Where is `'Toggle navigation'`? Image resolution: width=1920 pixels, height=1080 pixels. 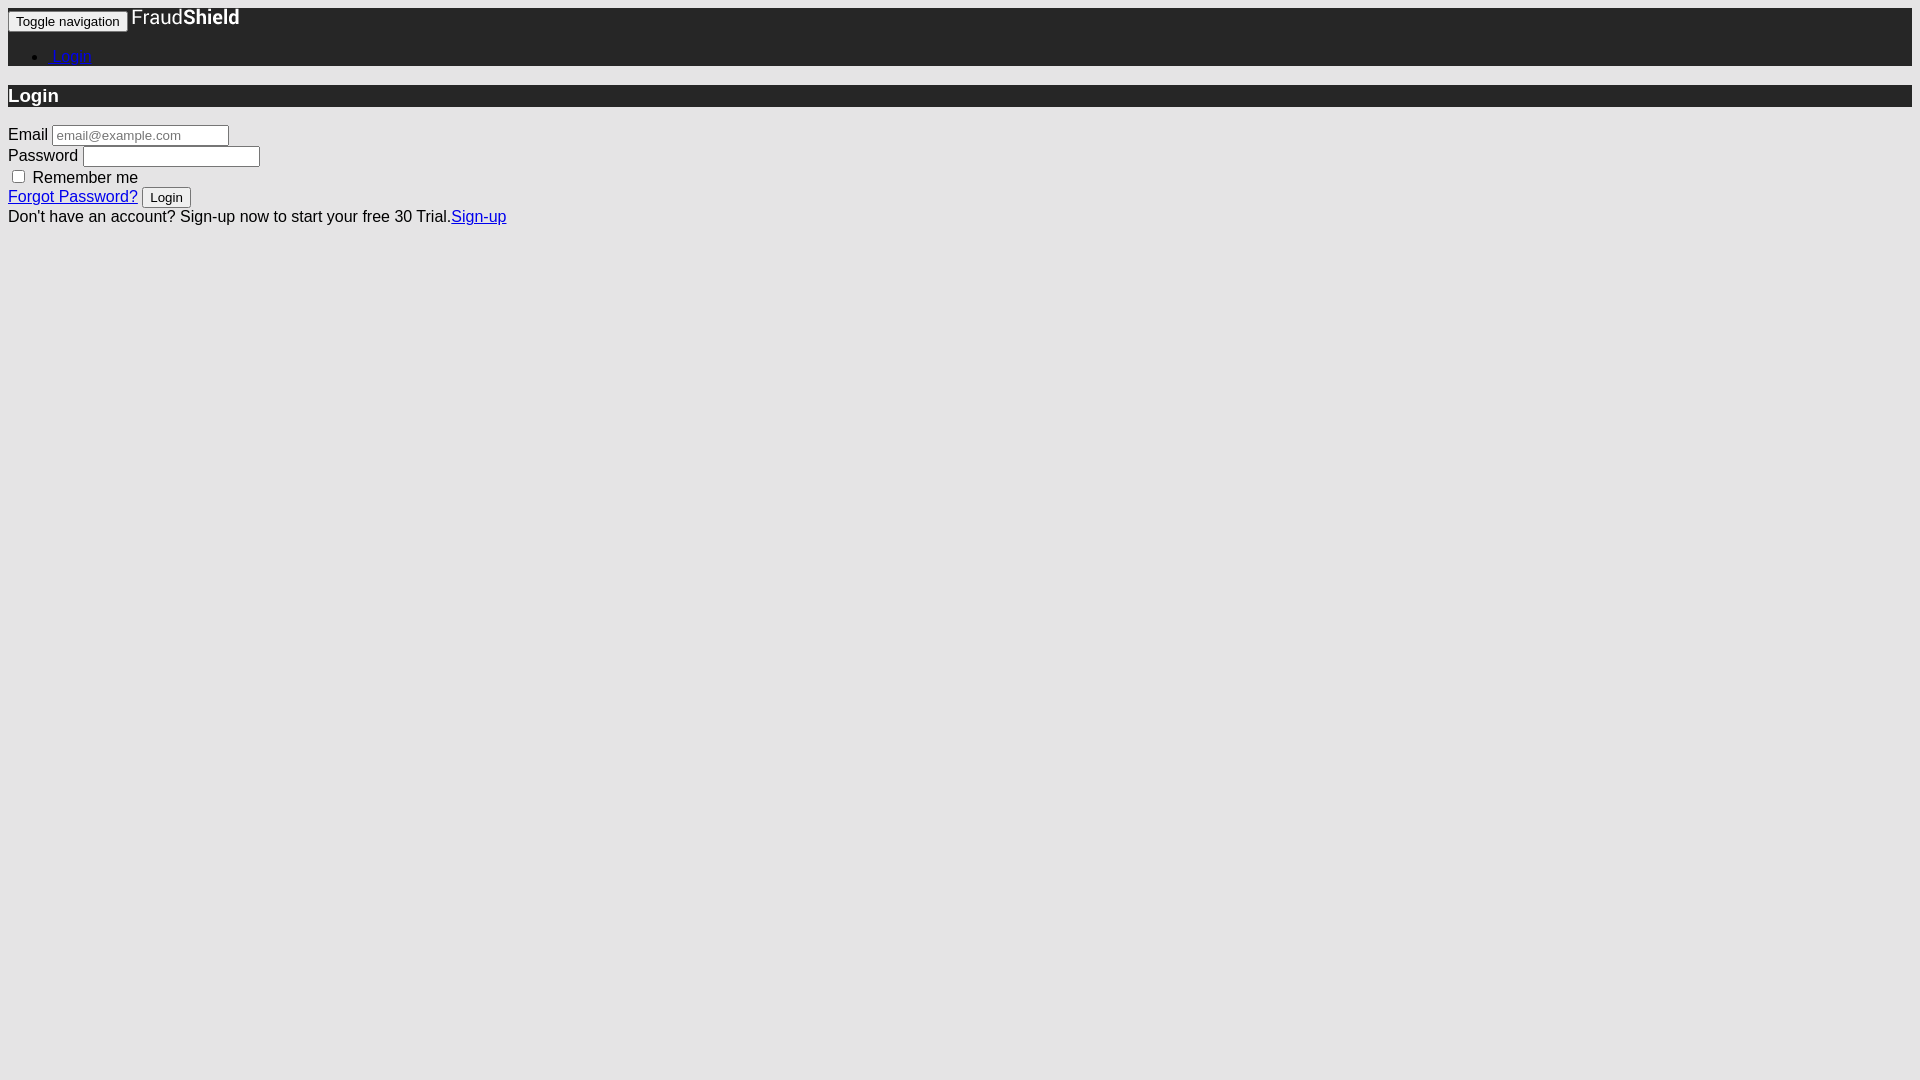 'Toggle navigation' is located at coordinates (67, 21).